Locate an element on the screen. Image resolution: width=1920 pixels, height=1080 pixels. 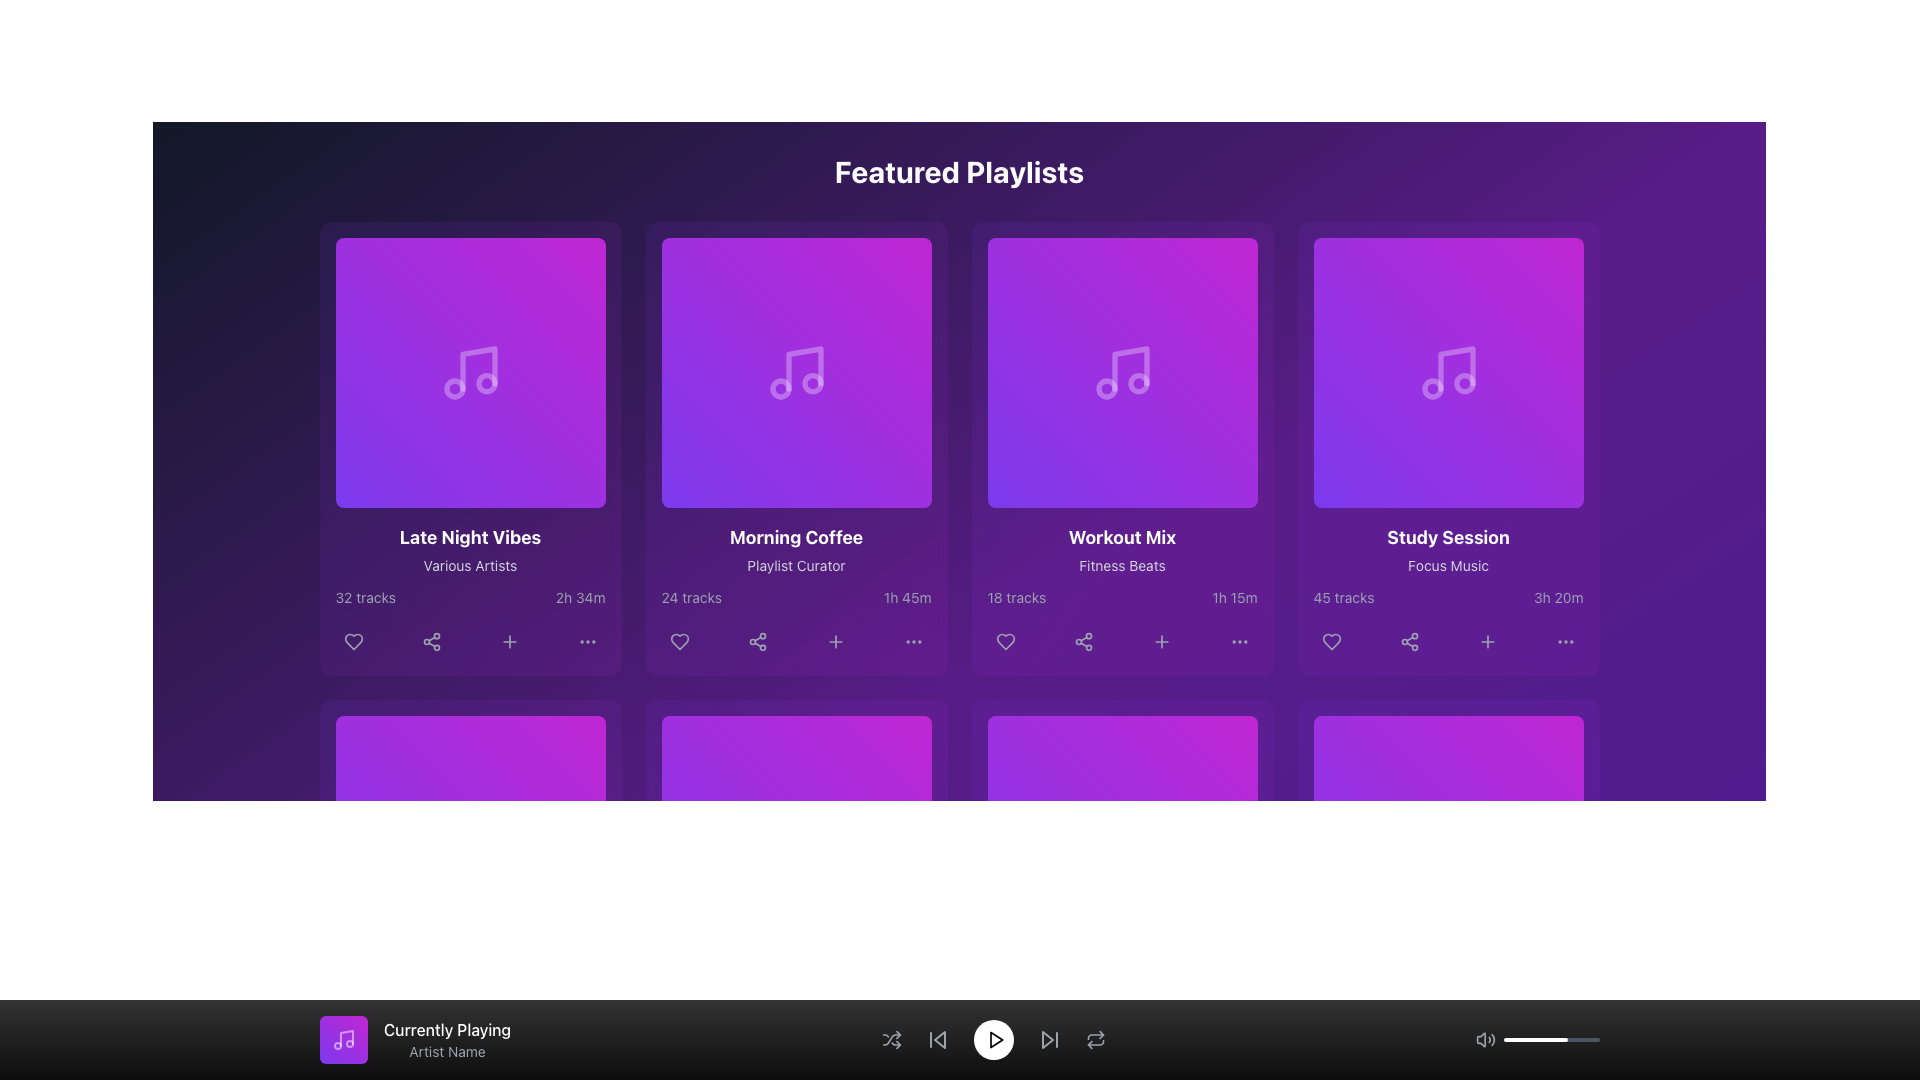
the share button, which is the second interactive icon under the 'Workout Mix' playlist card is located at coordinates (1082, 641).